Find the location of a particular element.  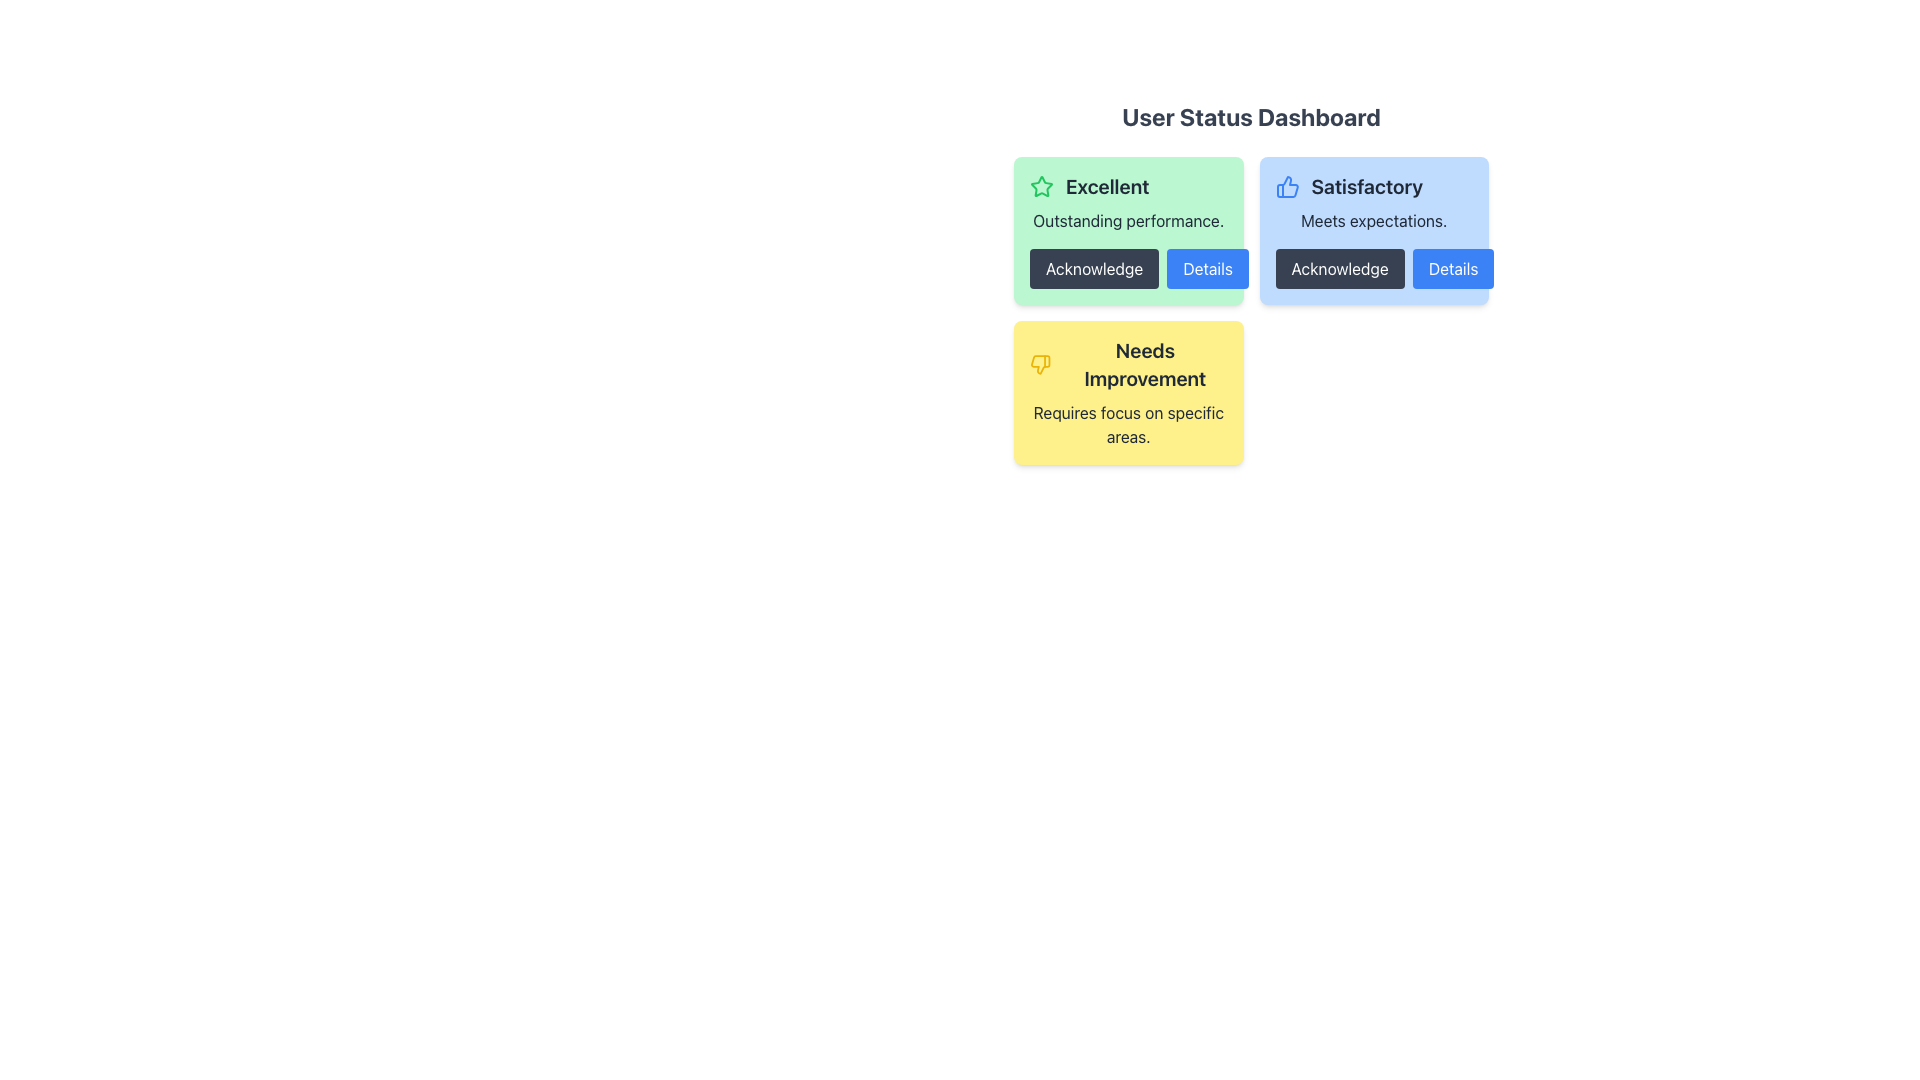

the 'Acknowledge' button, which has a dark gray background and white text is located at coordinates (1373, 268).